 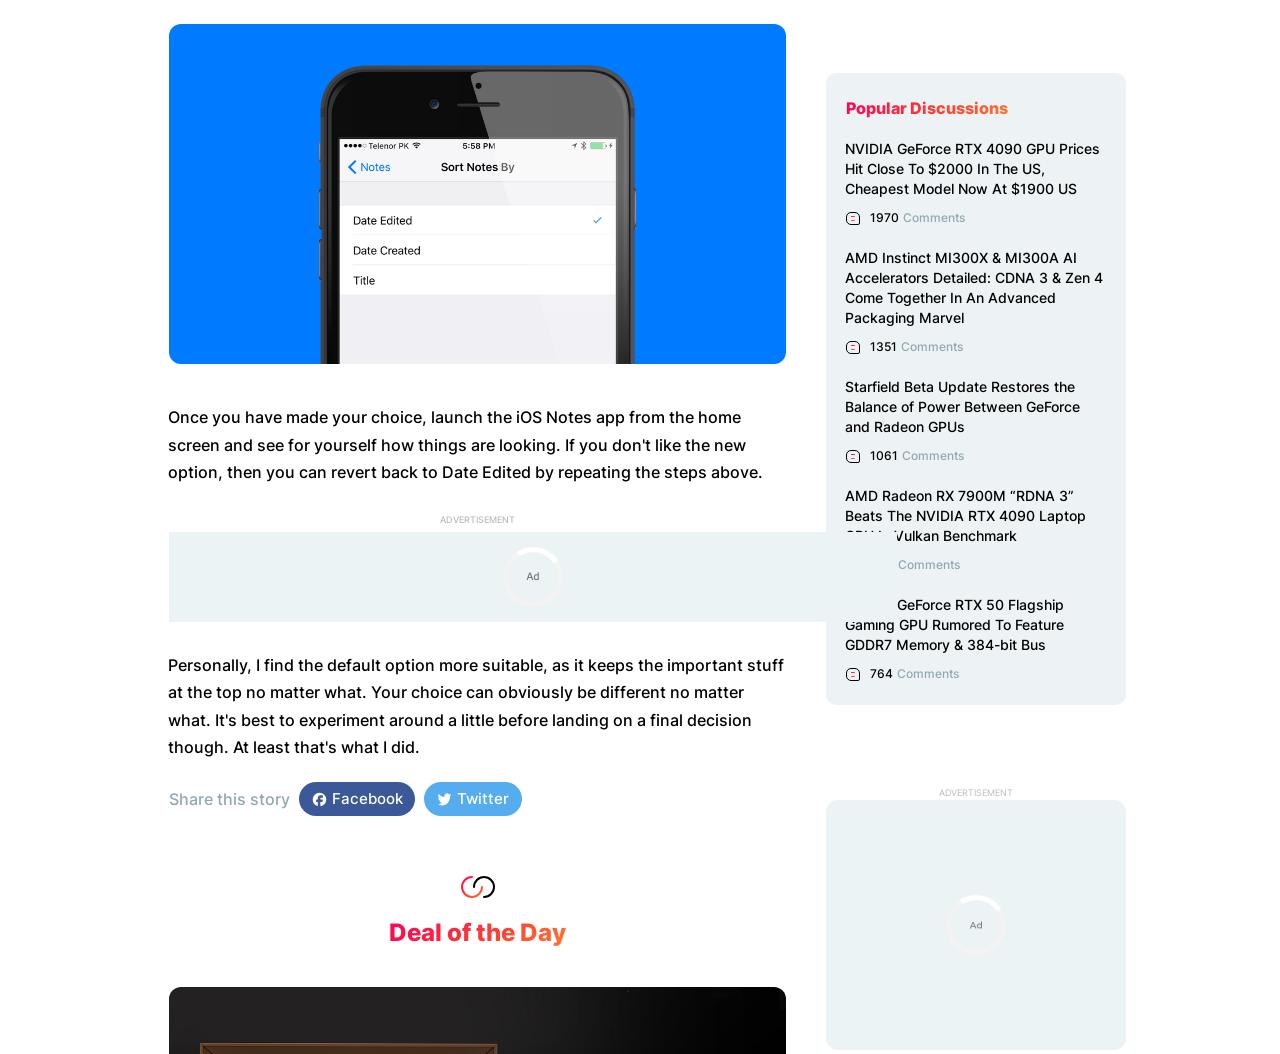 I want to click on 'Deal of the Day', so click(x=476, y=930).